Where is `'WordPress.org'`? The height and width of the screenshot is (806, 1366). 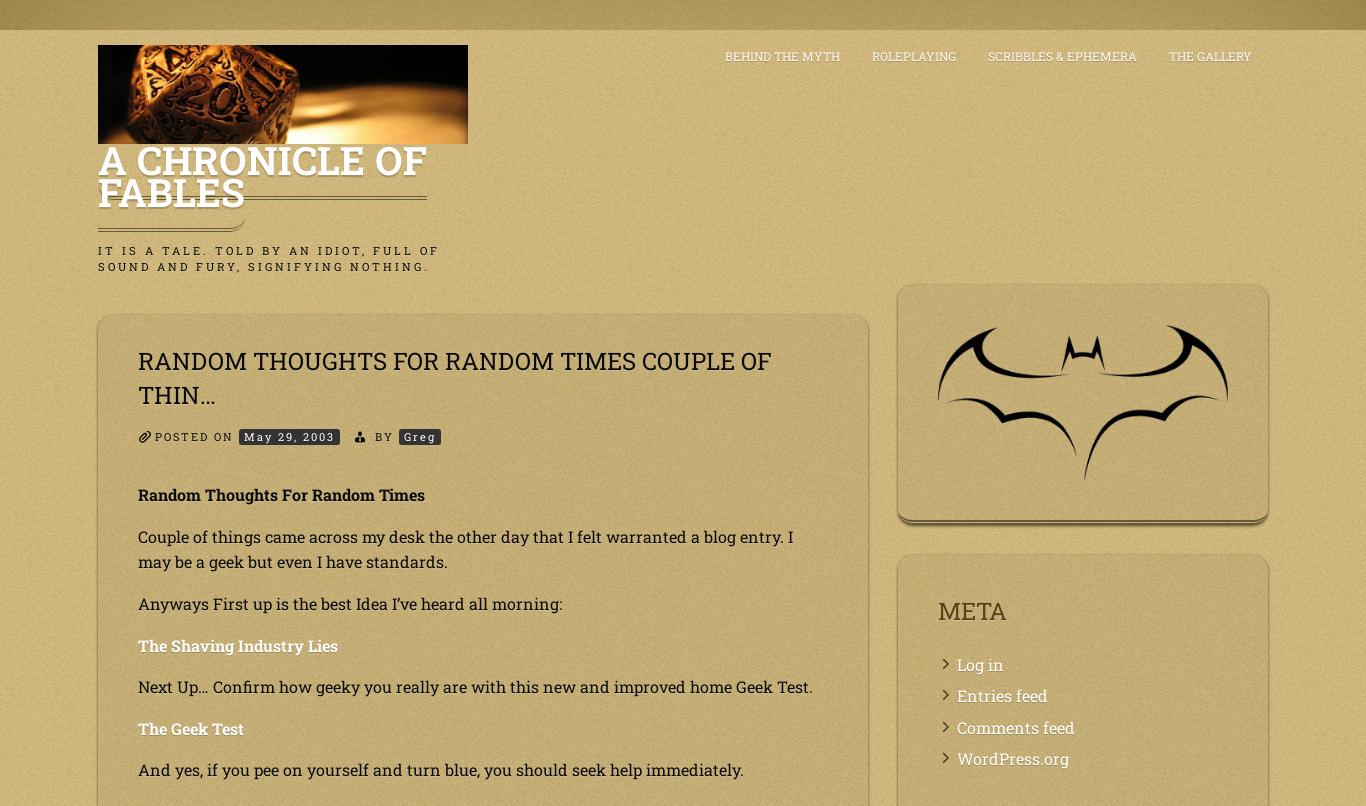
'WordPress.org' is located at coordinates (1013, 757).